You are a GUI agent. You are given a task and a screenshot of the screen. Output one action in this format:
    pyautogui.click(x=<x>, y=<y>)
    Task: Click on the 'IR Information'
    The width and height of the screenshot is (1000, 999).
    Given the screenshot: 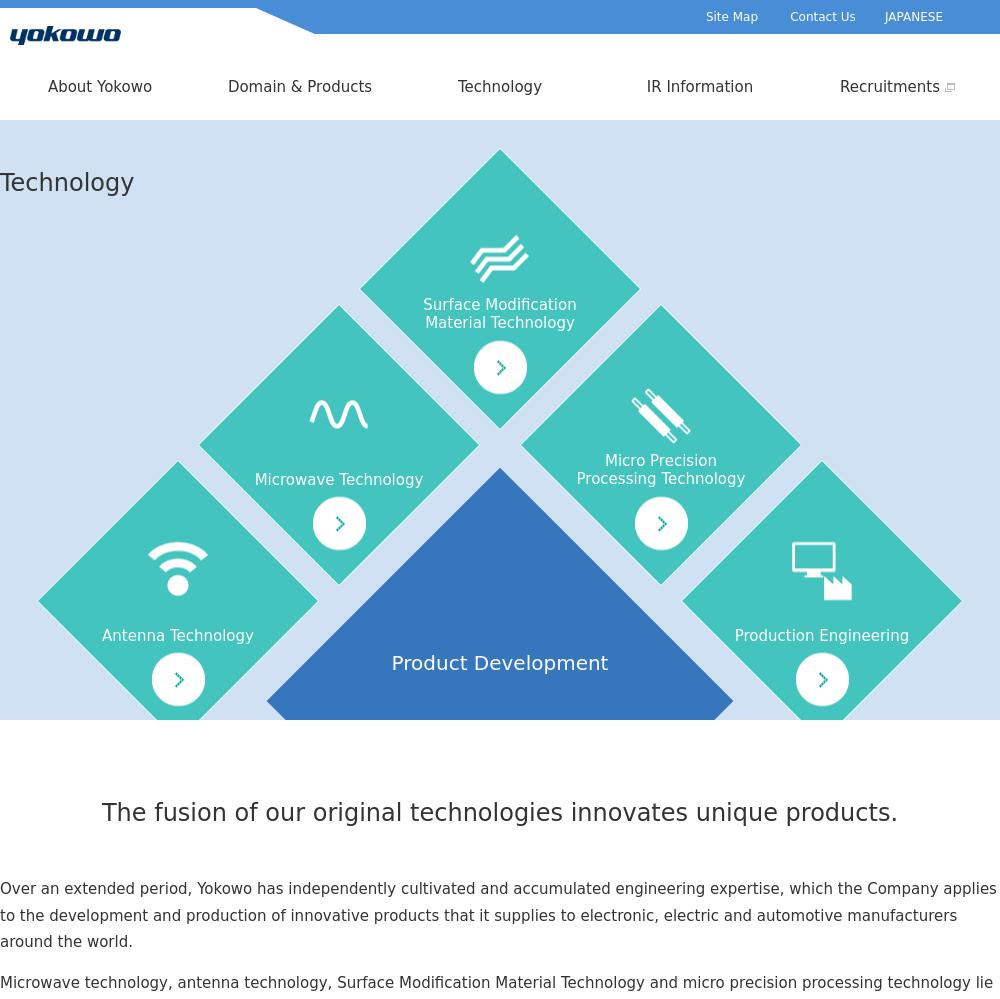 What is the action you would take?
    pyautogui.click(x=698, y=86)
    